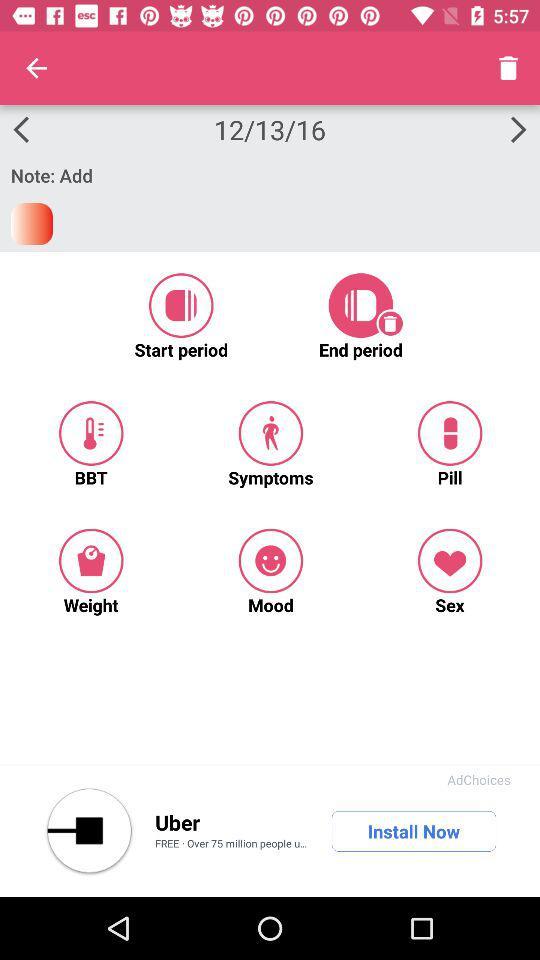  What do you see at coordinates (413, 831) in the screenshot?
I see `the app below the adchoices item` at bounding box center [413, 831].